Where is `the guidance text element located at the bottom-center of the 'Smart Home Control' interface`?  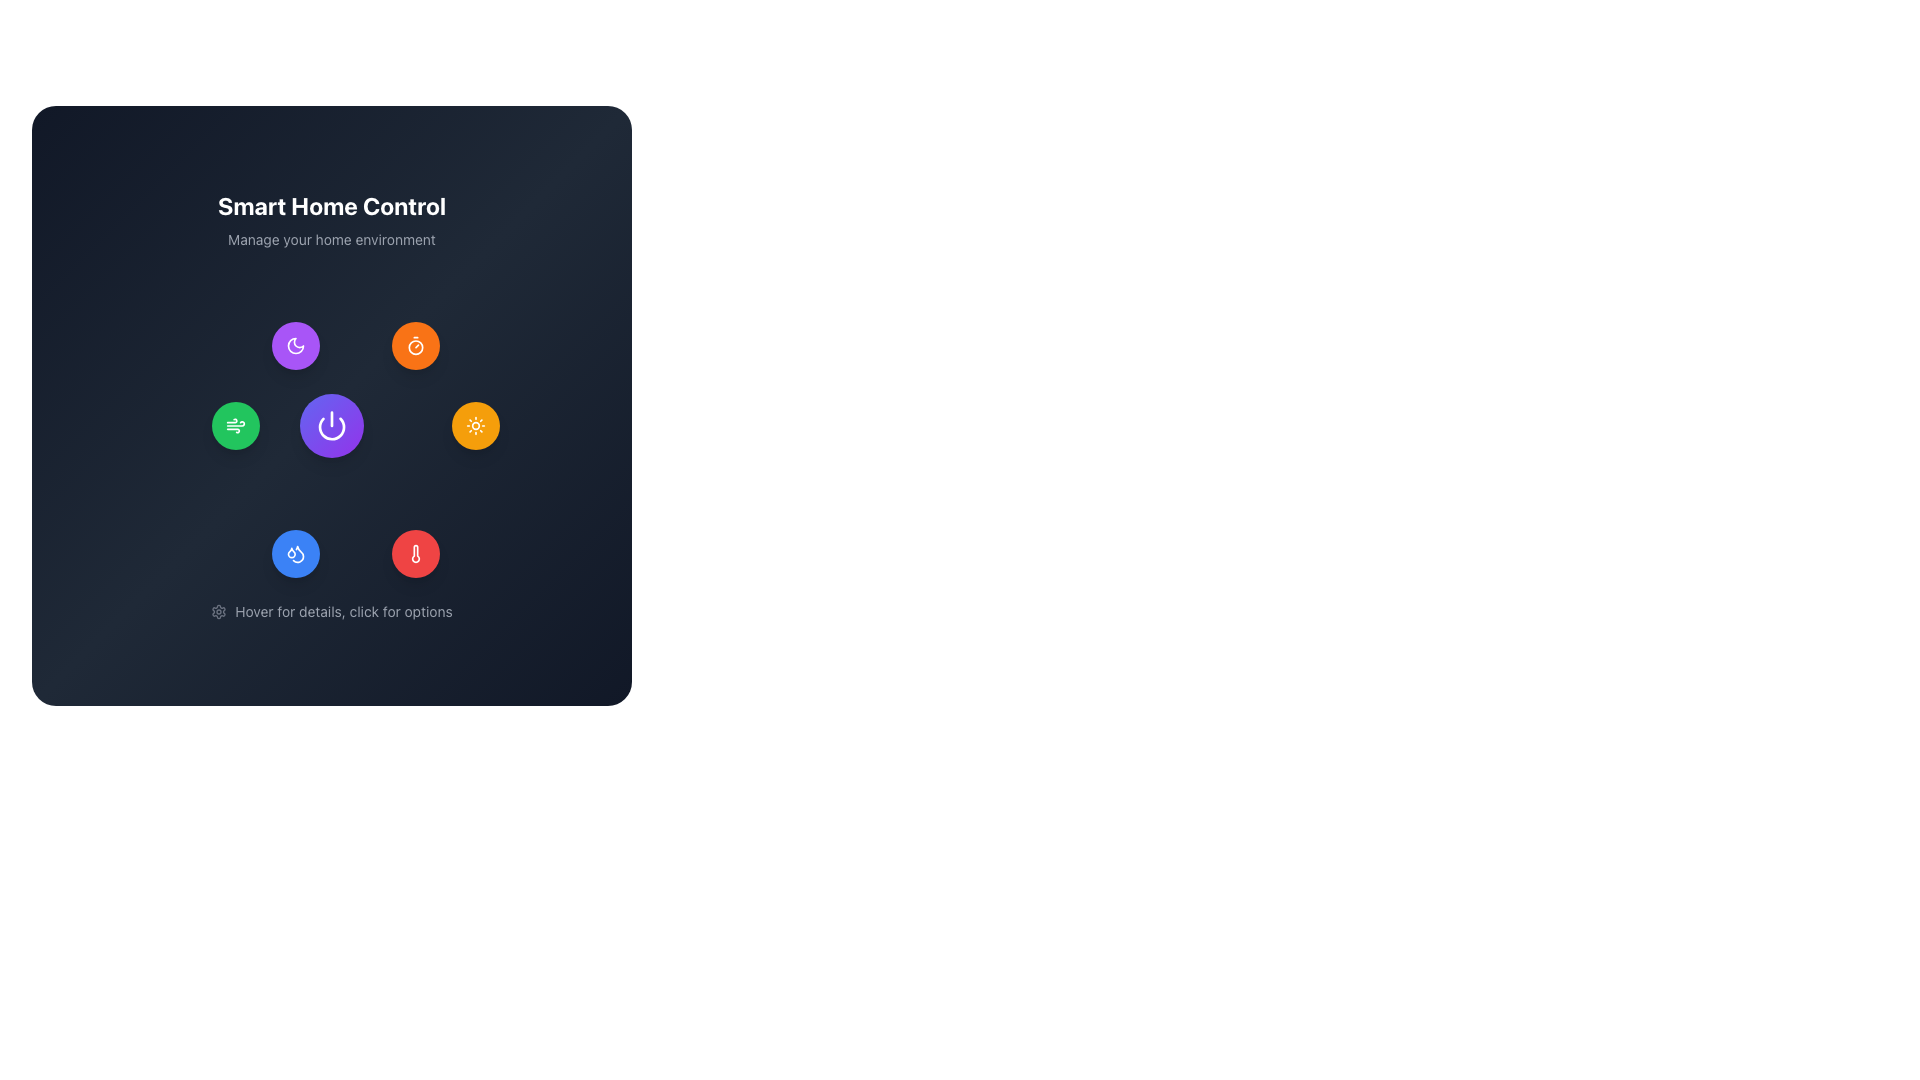
the guidance text element located at the bottom-center of the 'Smart Home Control' interface is located at coordinates (331, 611).